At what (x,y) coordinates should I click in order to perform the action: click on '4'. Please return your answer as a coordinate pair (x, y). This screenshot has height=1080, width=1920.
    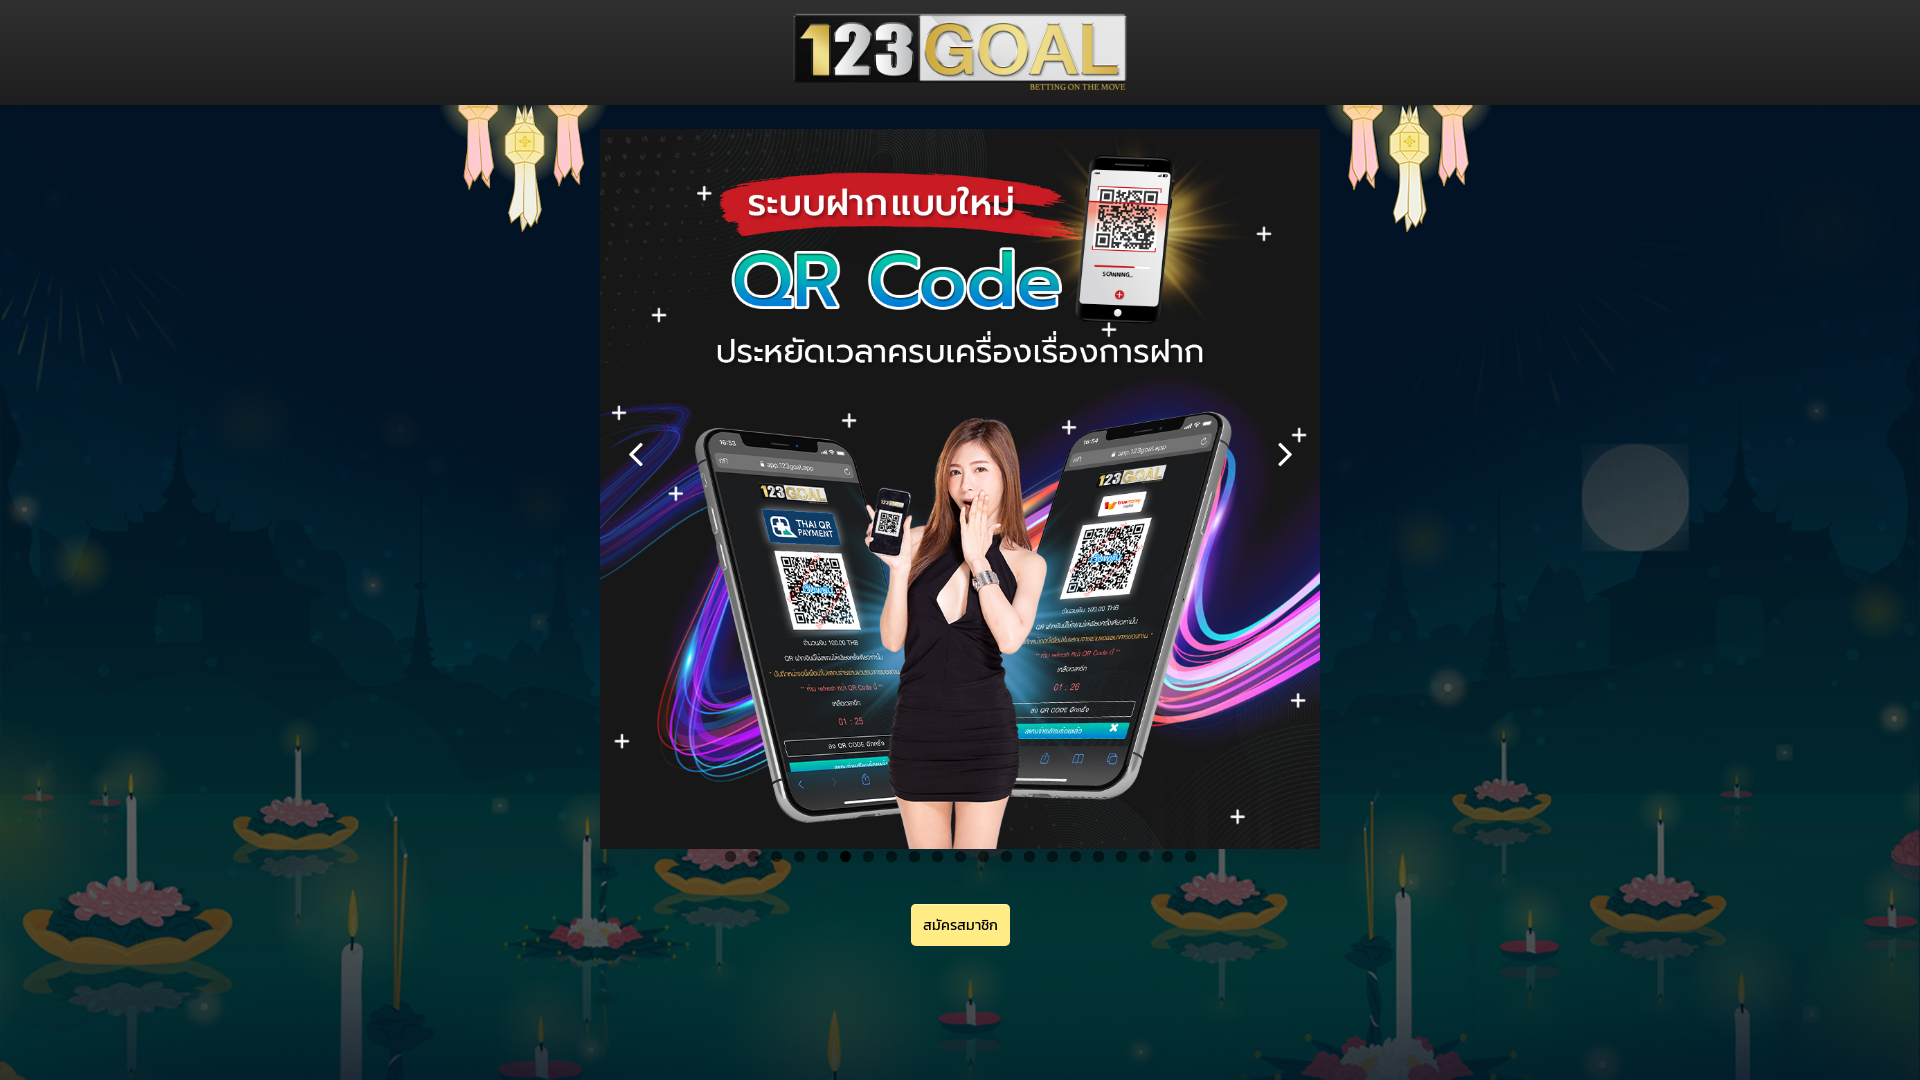
    Looking at the image, I should click on (798, 855).